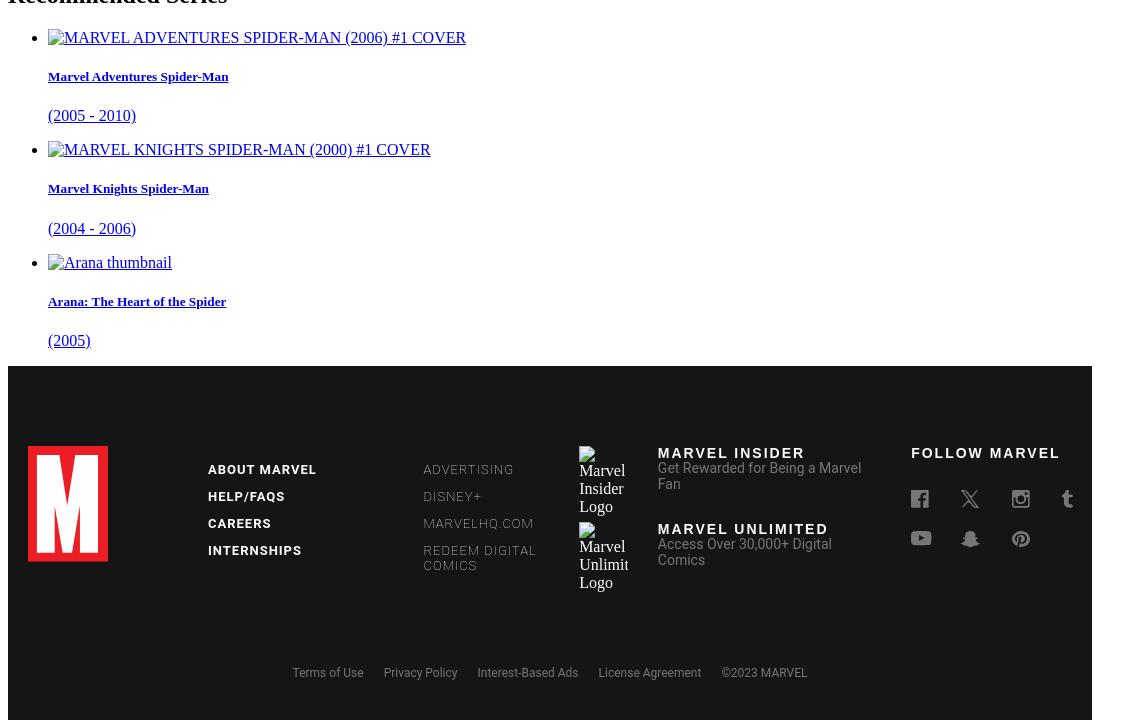  I want to click on '(2005 - 2010)', so click(91, 115).